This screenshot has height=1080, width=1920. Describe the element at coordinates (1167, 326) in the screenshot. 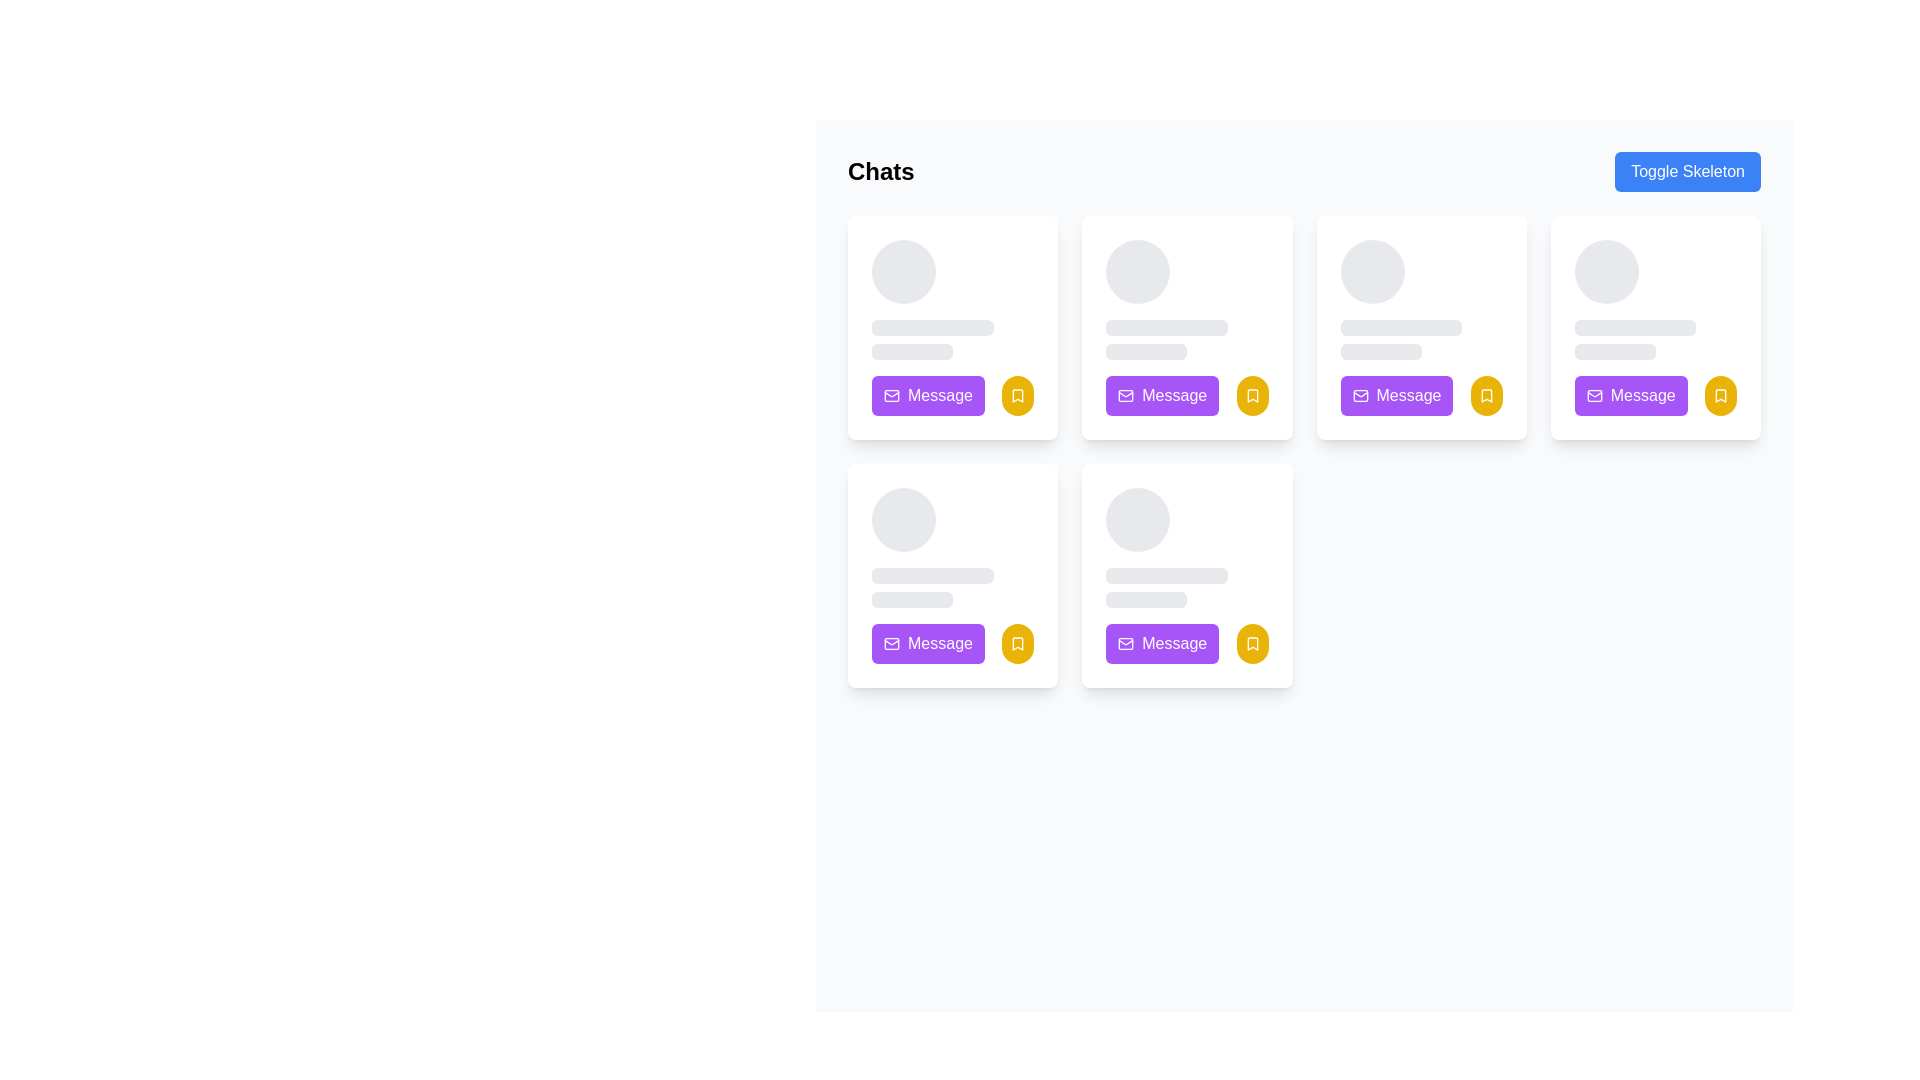

I see `the light gray horizontal placeholder bar located between the profile picture and the gray bar below, above the purple 'Message' button and yellow bookmark icon` at that location.